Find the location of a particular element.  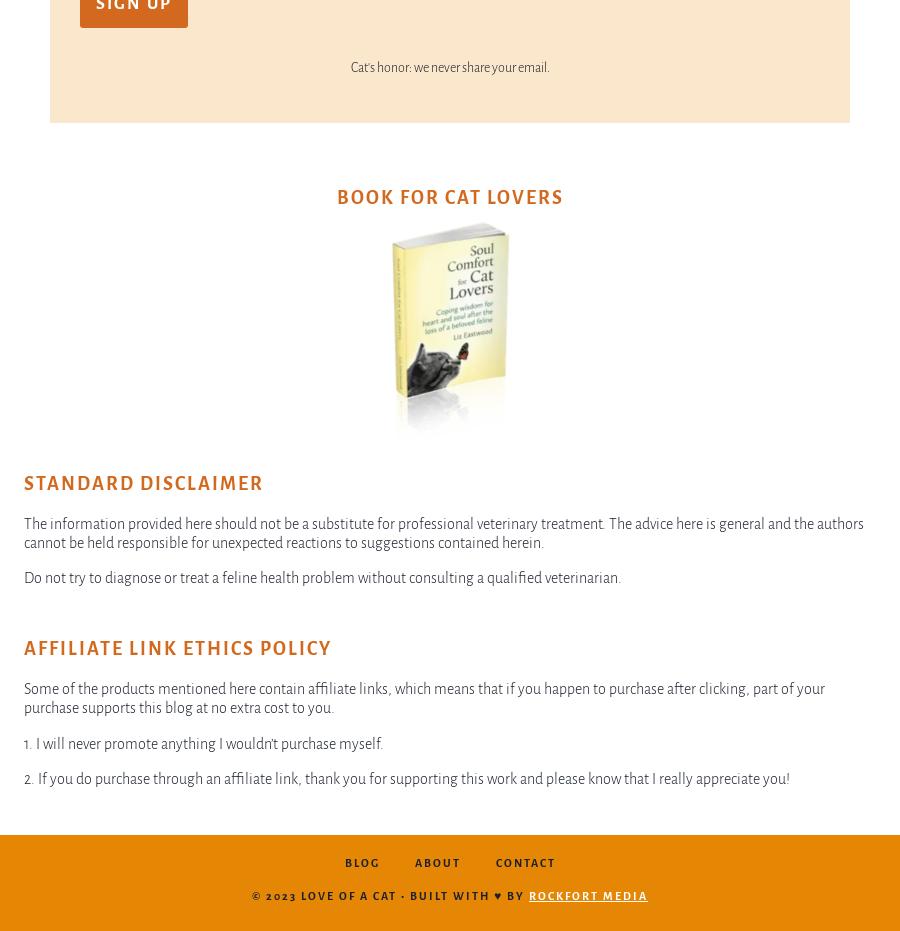

'2. If you do purchase through an affiliate link, thank you for supporting this work and please know that I really appreciate you!' is located at coordinates (406, 778).